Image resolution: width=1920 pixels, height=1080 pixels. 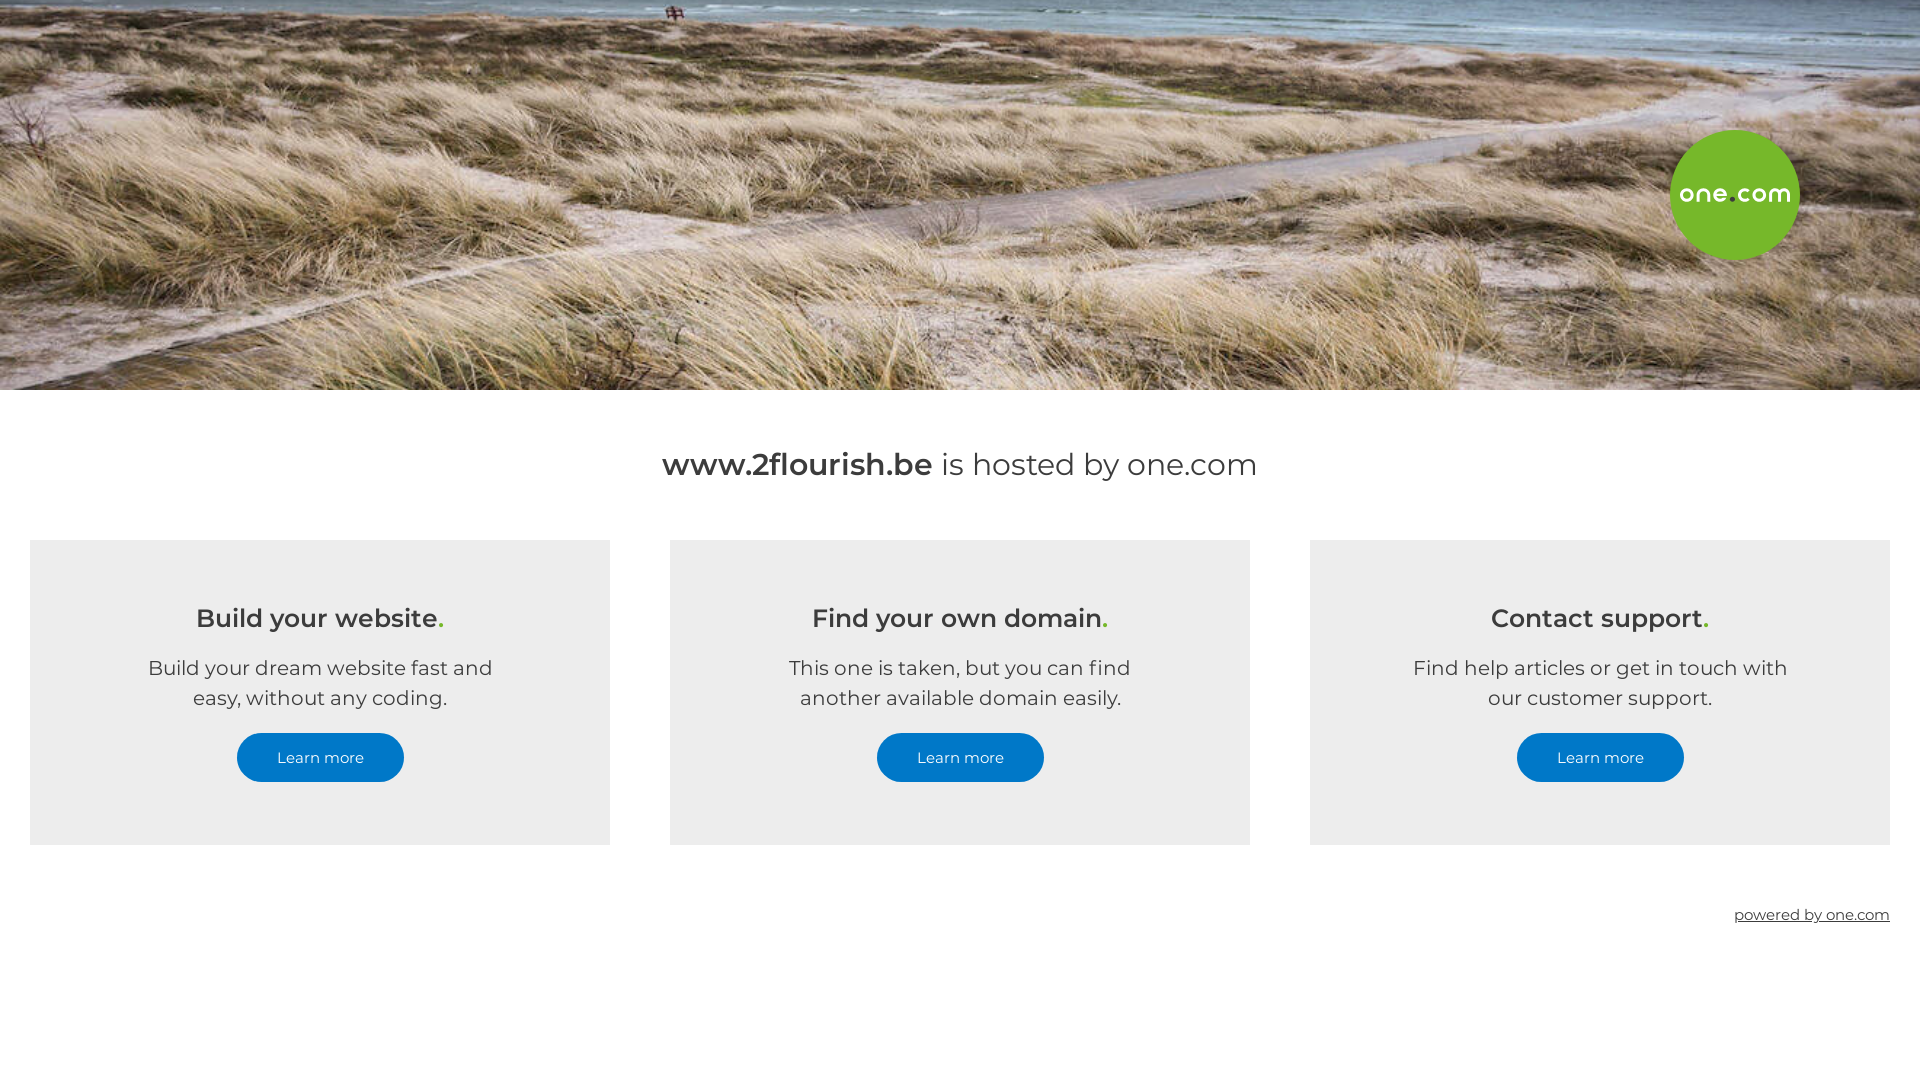 I want to click on 'Learn more', so click(x=1598, y=757).